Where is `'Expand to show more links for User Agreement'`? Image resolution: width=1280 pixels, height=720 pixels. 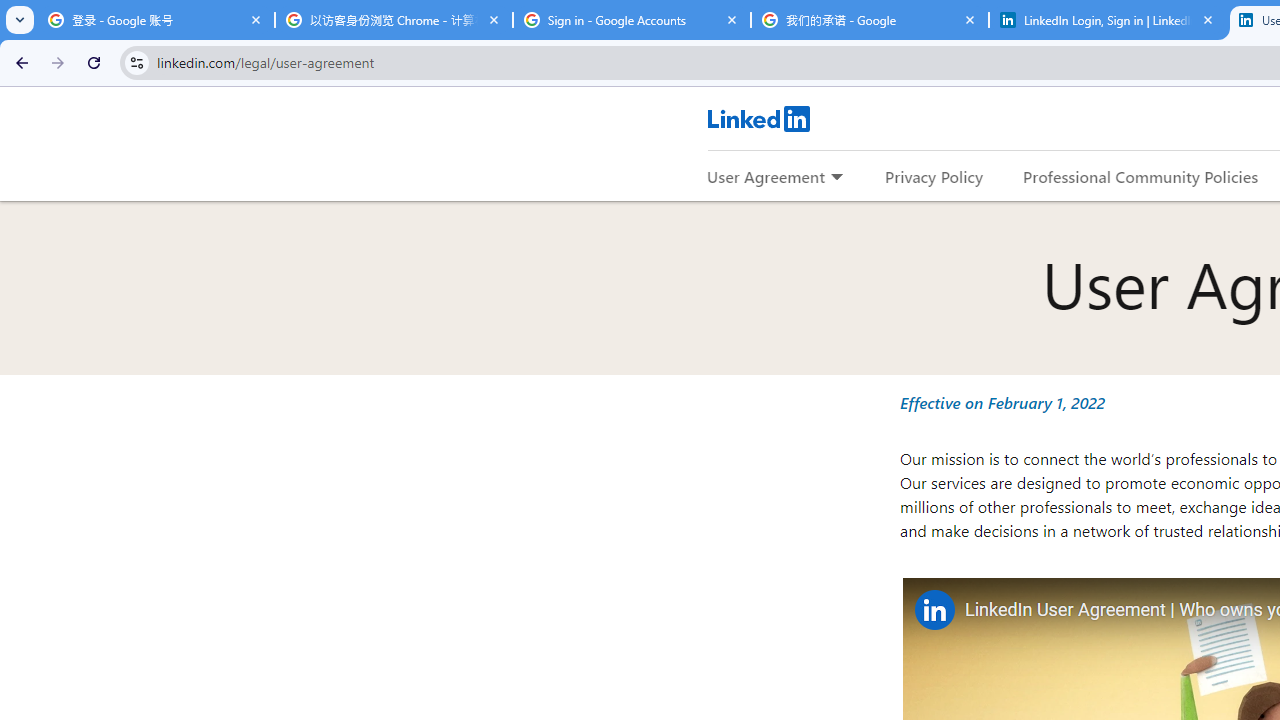 'Expand to show more links for User Agreement' is located at coordinates (836, 177).